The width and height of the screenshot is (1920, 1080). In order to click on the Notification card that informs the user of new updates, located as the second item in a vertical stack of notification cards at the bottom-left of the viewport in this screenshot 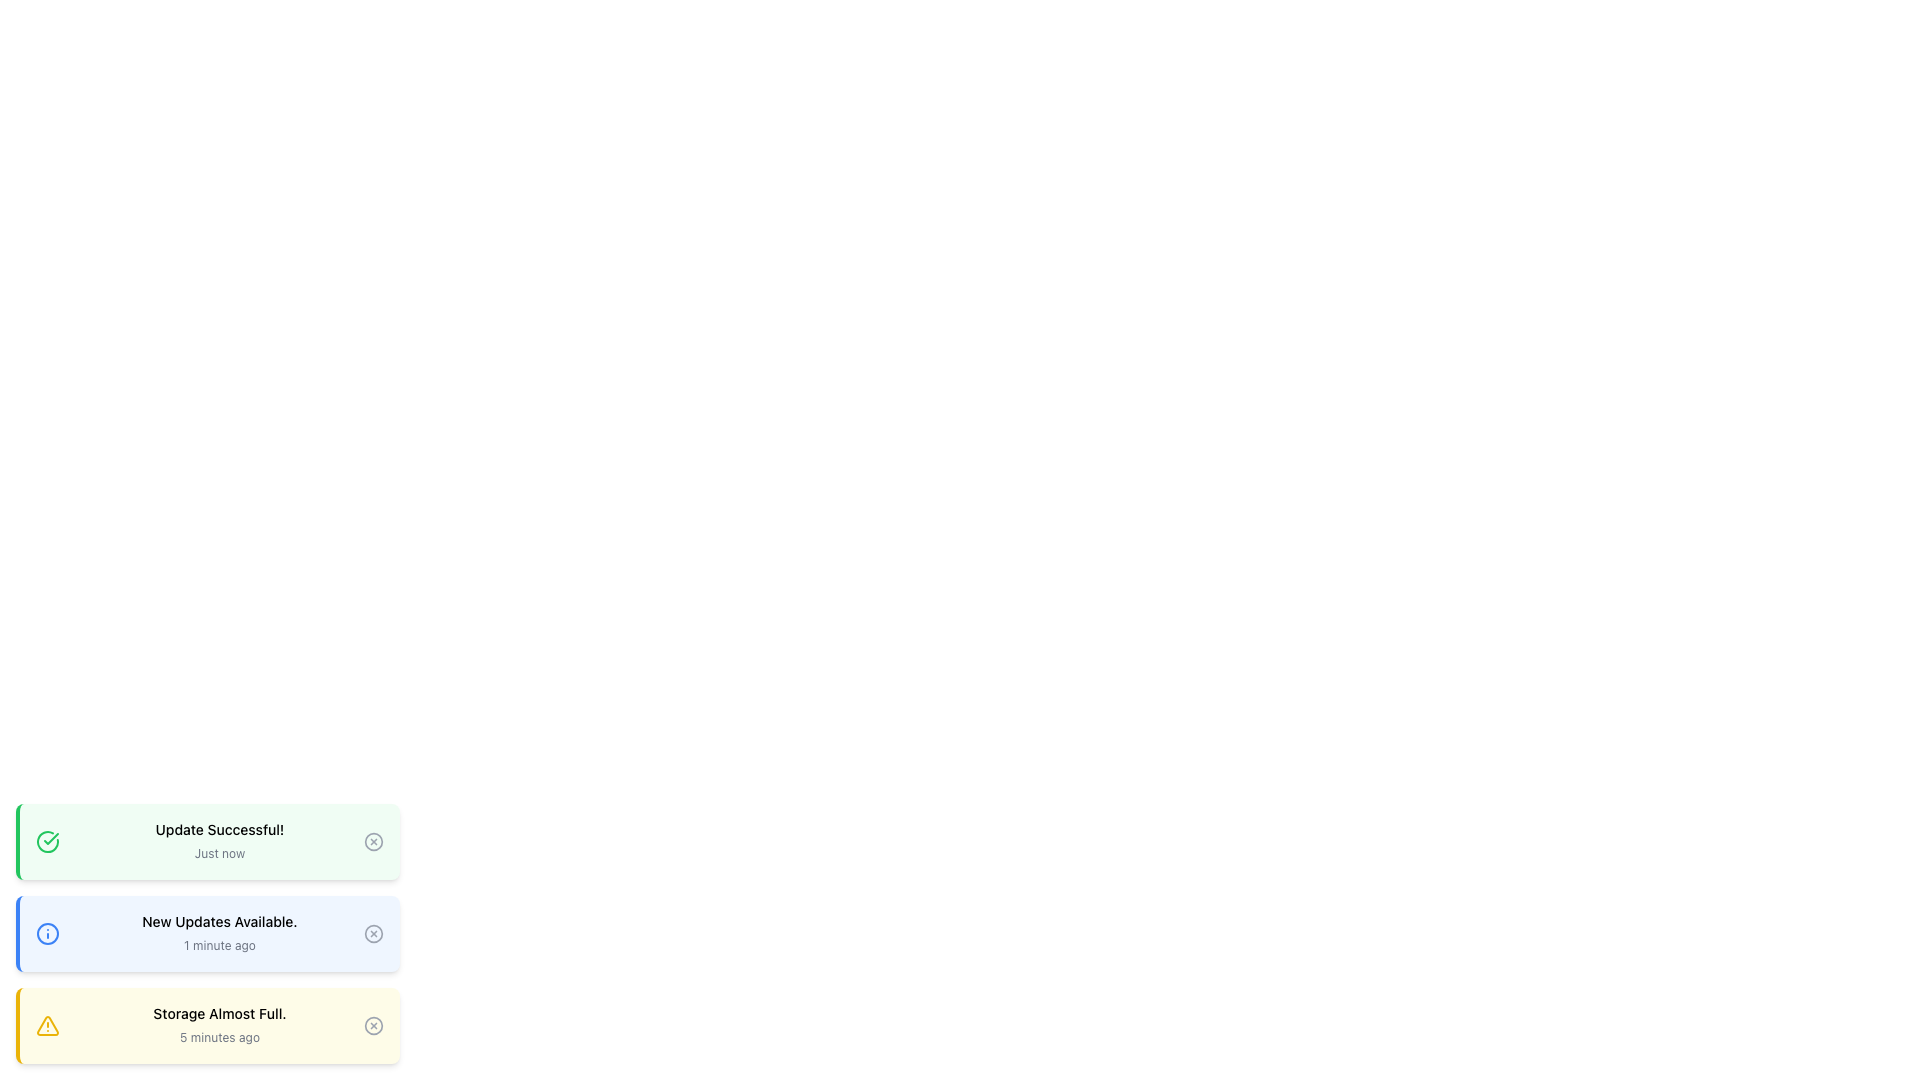, I will do `click(207, 933)`.